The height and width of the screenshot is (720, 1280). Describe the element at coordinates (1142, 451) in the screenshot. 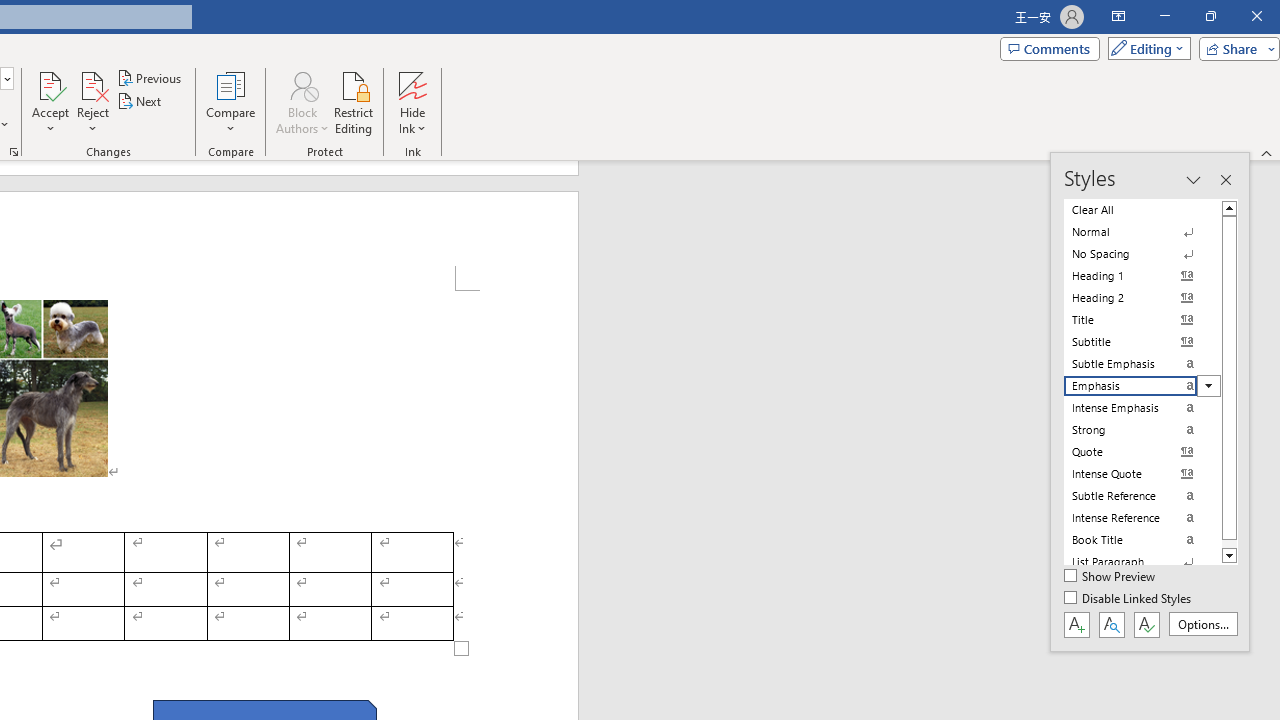

I see `'Quote'` at that location.